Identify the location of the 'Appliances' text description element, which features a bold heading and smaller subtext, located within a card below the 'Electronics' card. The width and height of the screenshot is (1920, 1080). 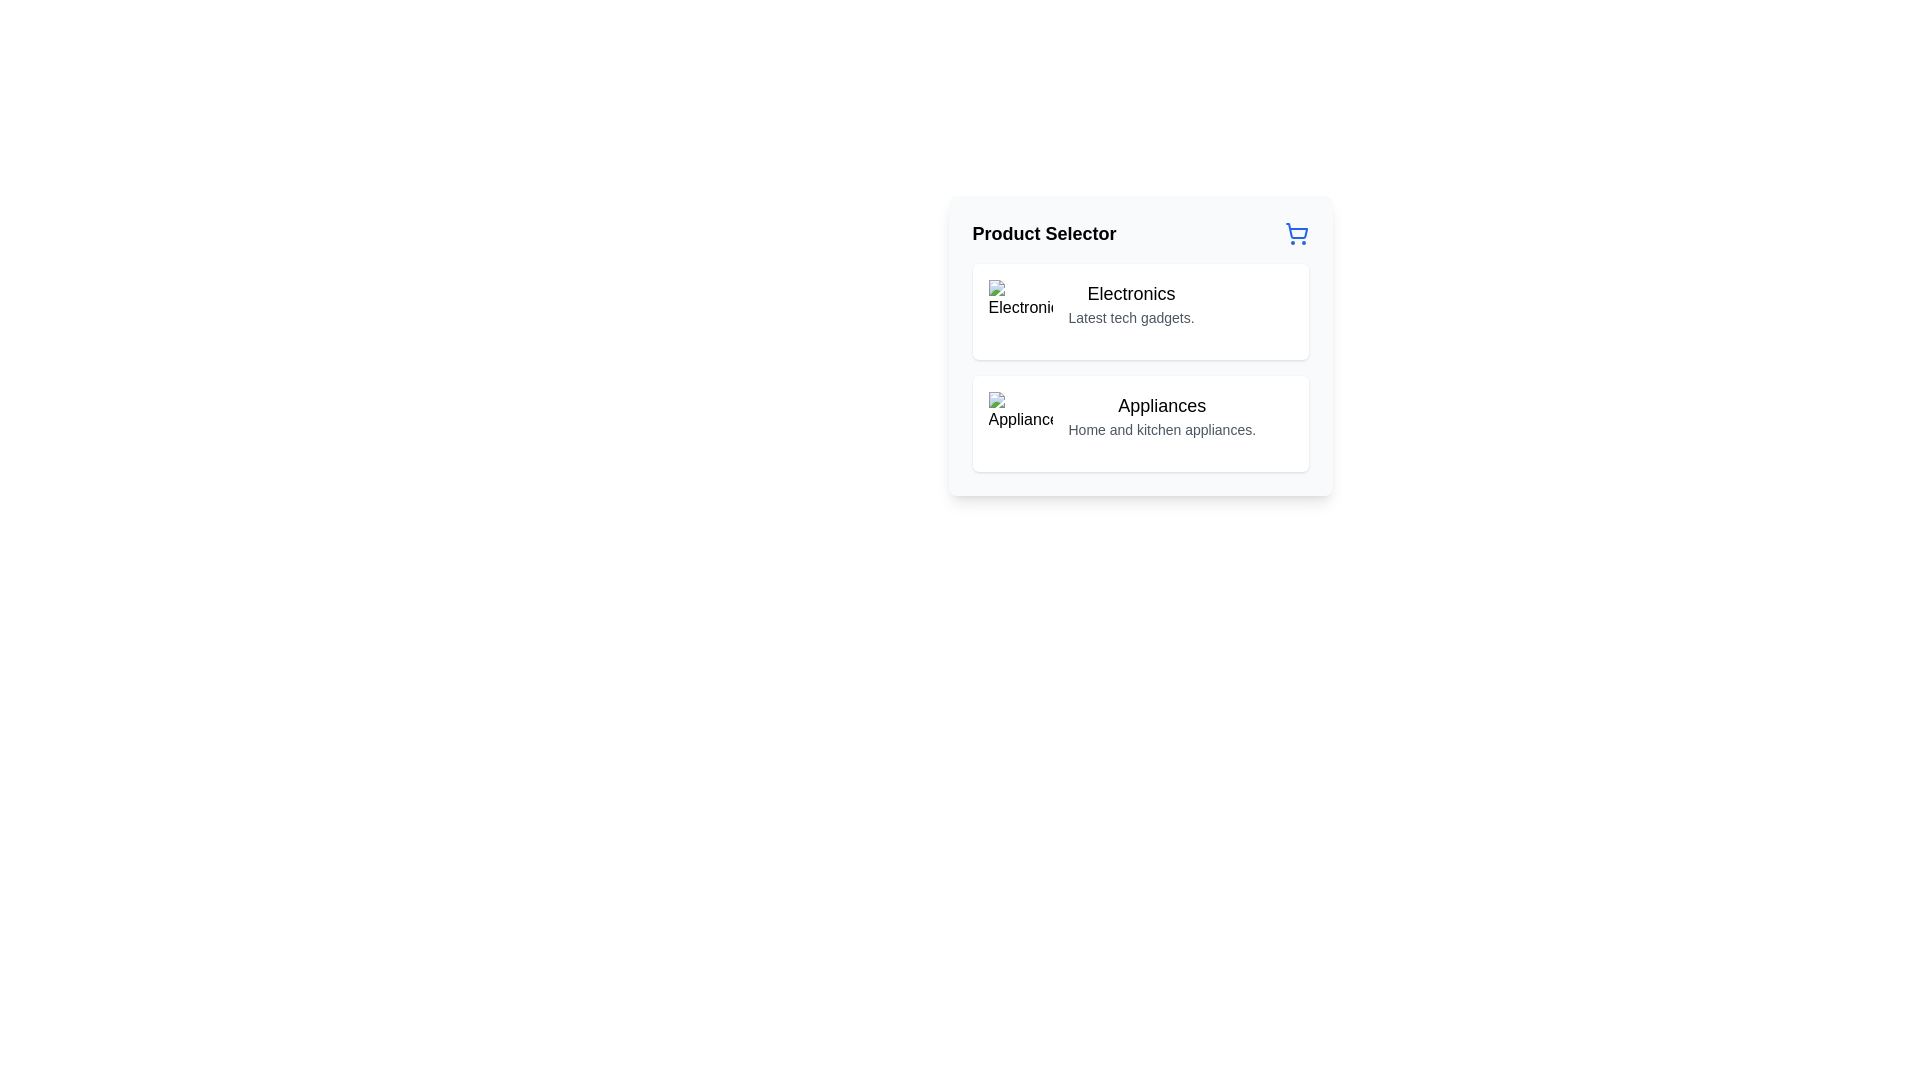
(1162, 415).